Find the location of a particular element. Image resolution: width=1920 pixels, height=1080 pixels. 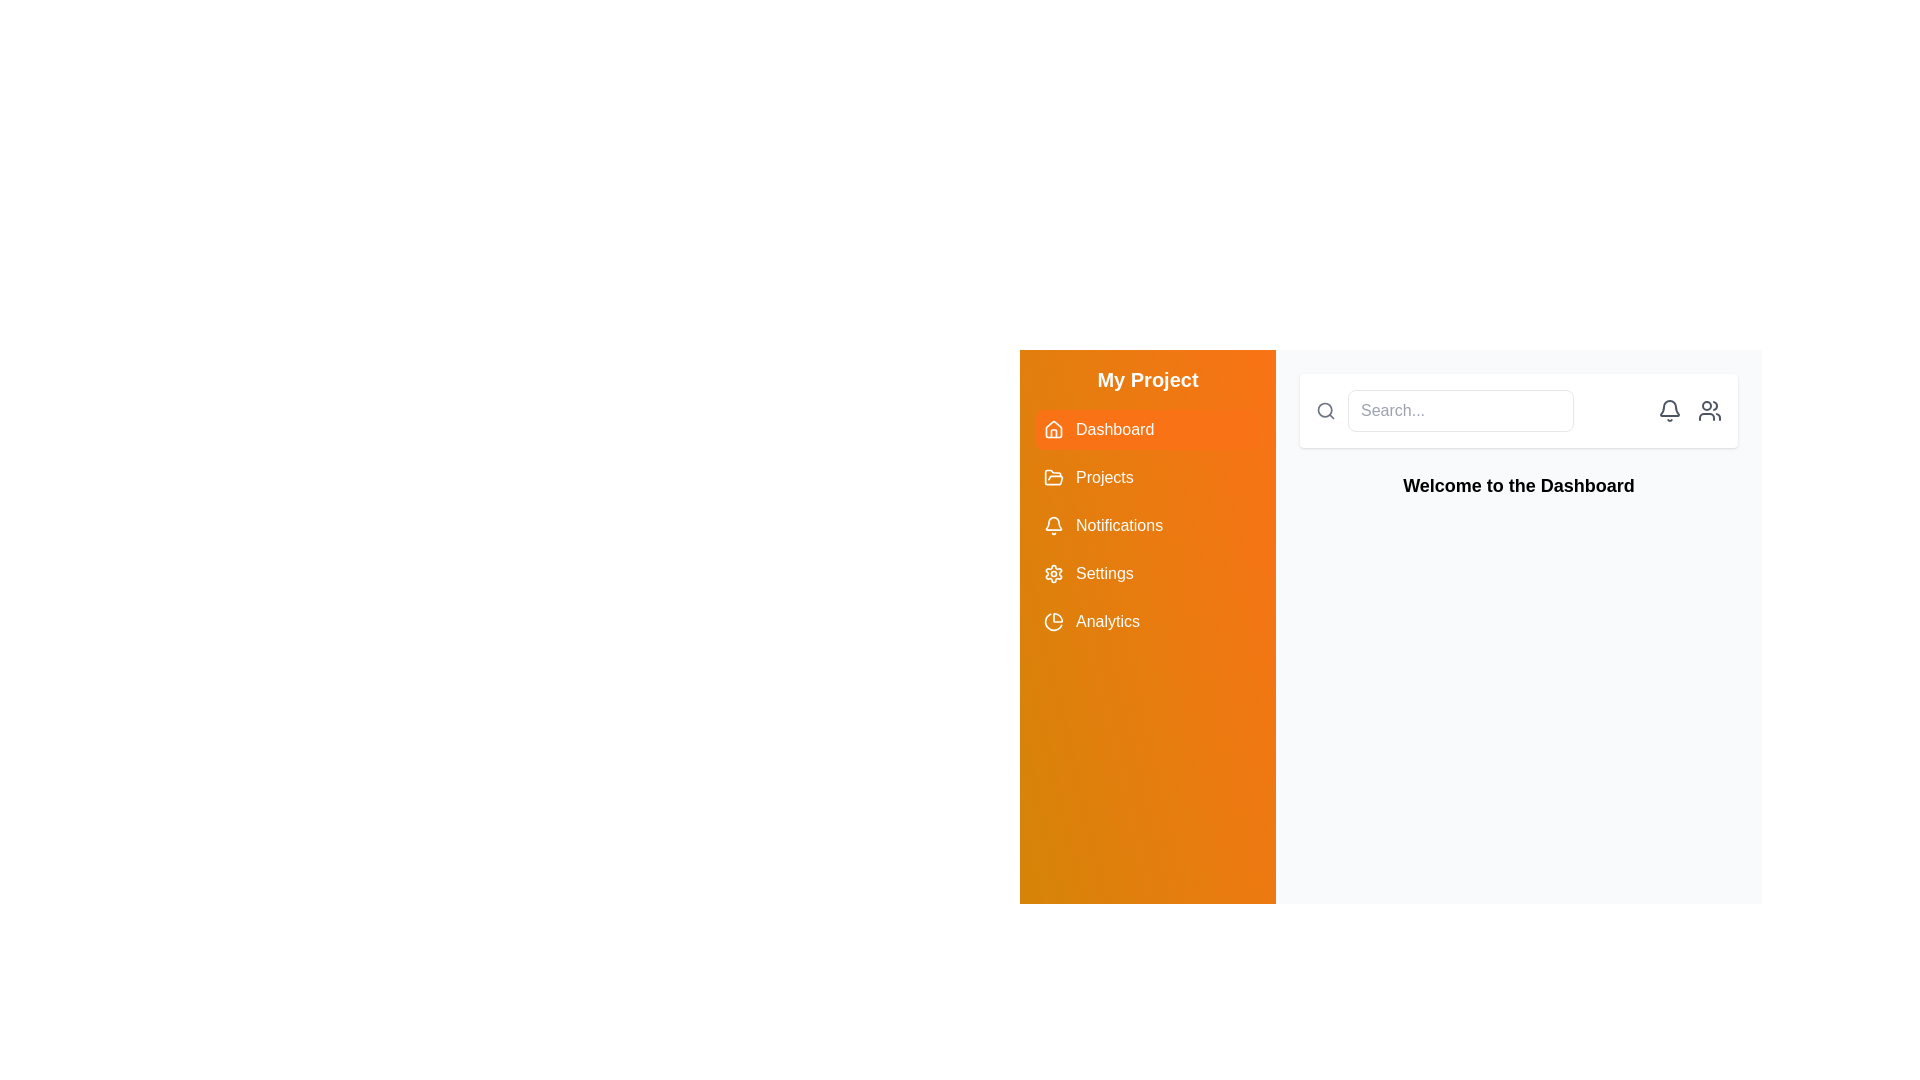

the circular part of the magnifying glass icon located in the top-right section of the interface, integrated into the search bar component is located at coordinates (1325, 409).